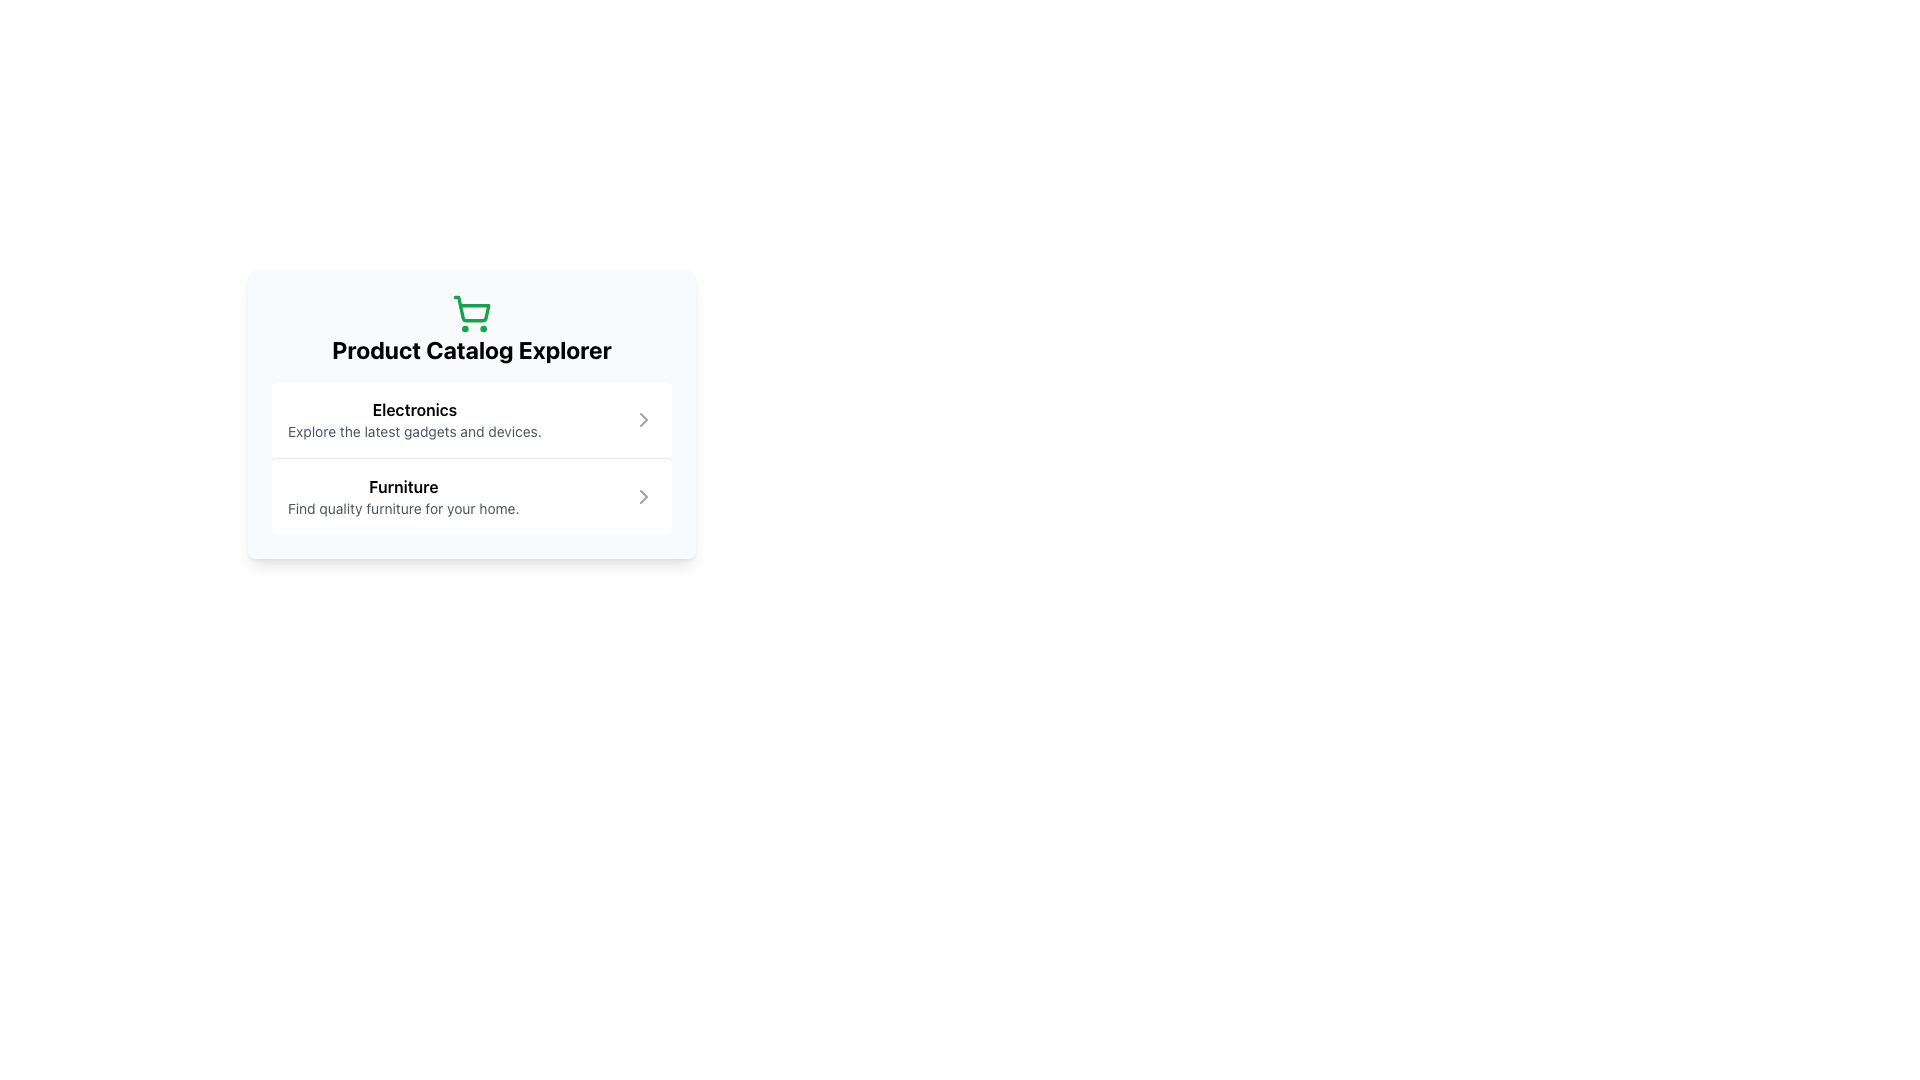  What do you see at coordinates (643, 419) in the screenshot?
I see `the Chevron icon located at the far right of the 'Electronics' section, indicating a clickable action for more details` at bounding box center [643, 419].